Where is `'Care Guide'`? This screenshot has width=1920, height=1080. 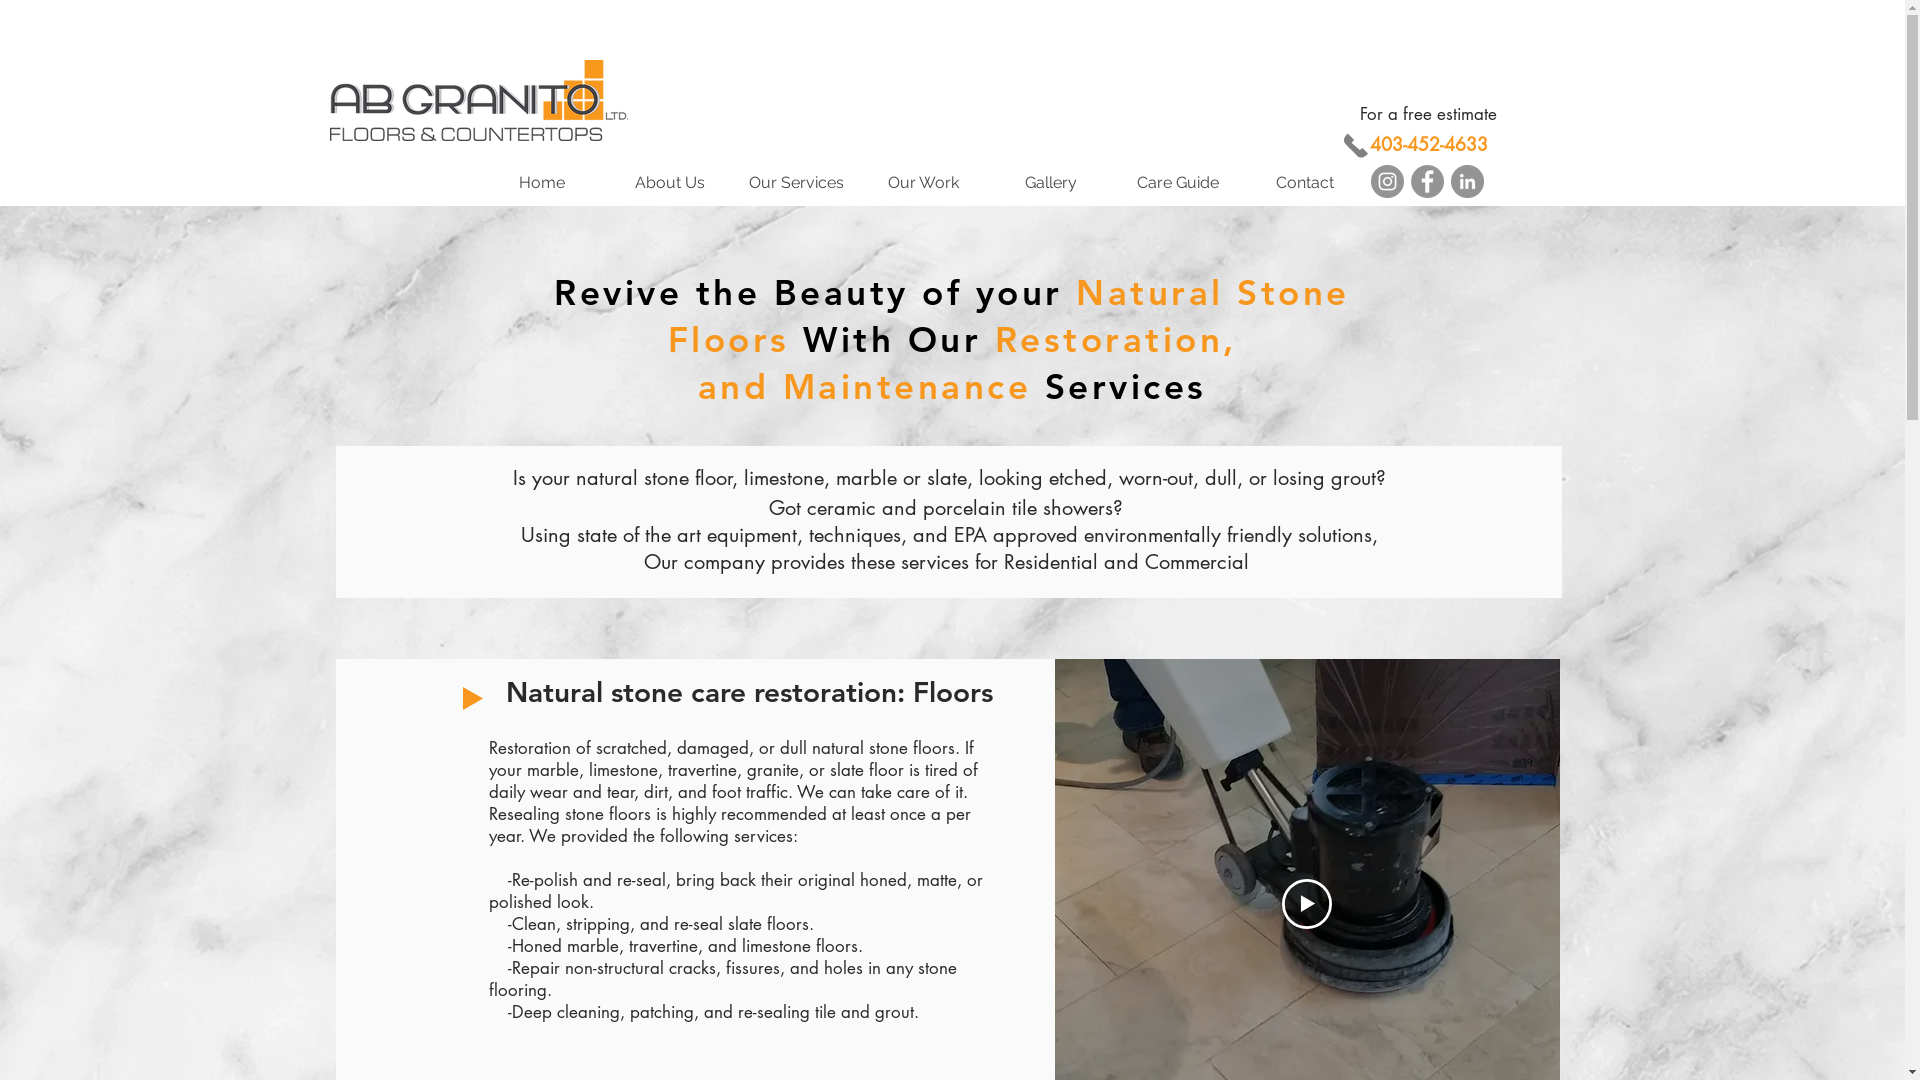 'Care Guide' is located at coordinates (1112, 182).